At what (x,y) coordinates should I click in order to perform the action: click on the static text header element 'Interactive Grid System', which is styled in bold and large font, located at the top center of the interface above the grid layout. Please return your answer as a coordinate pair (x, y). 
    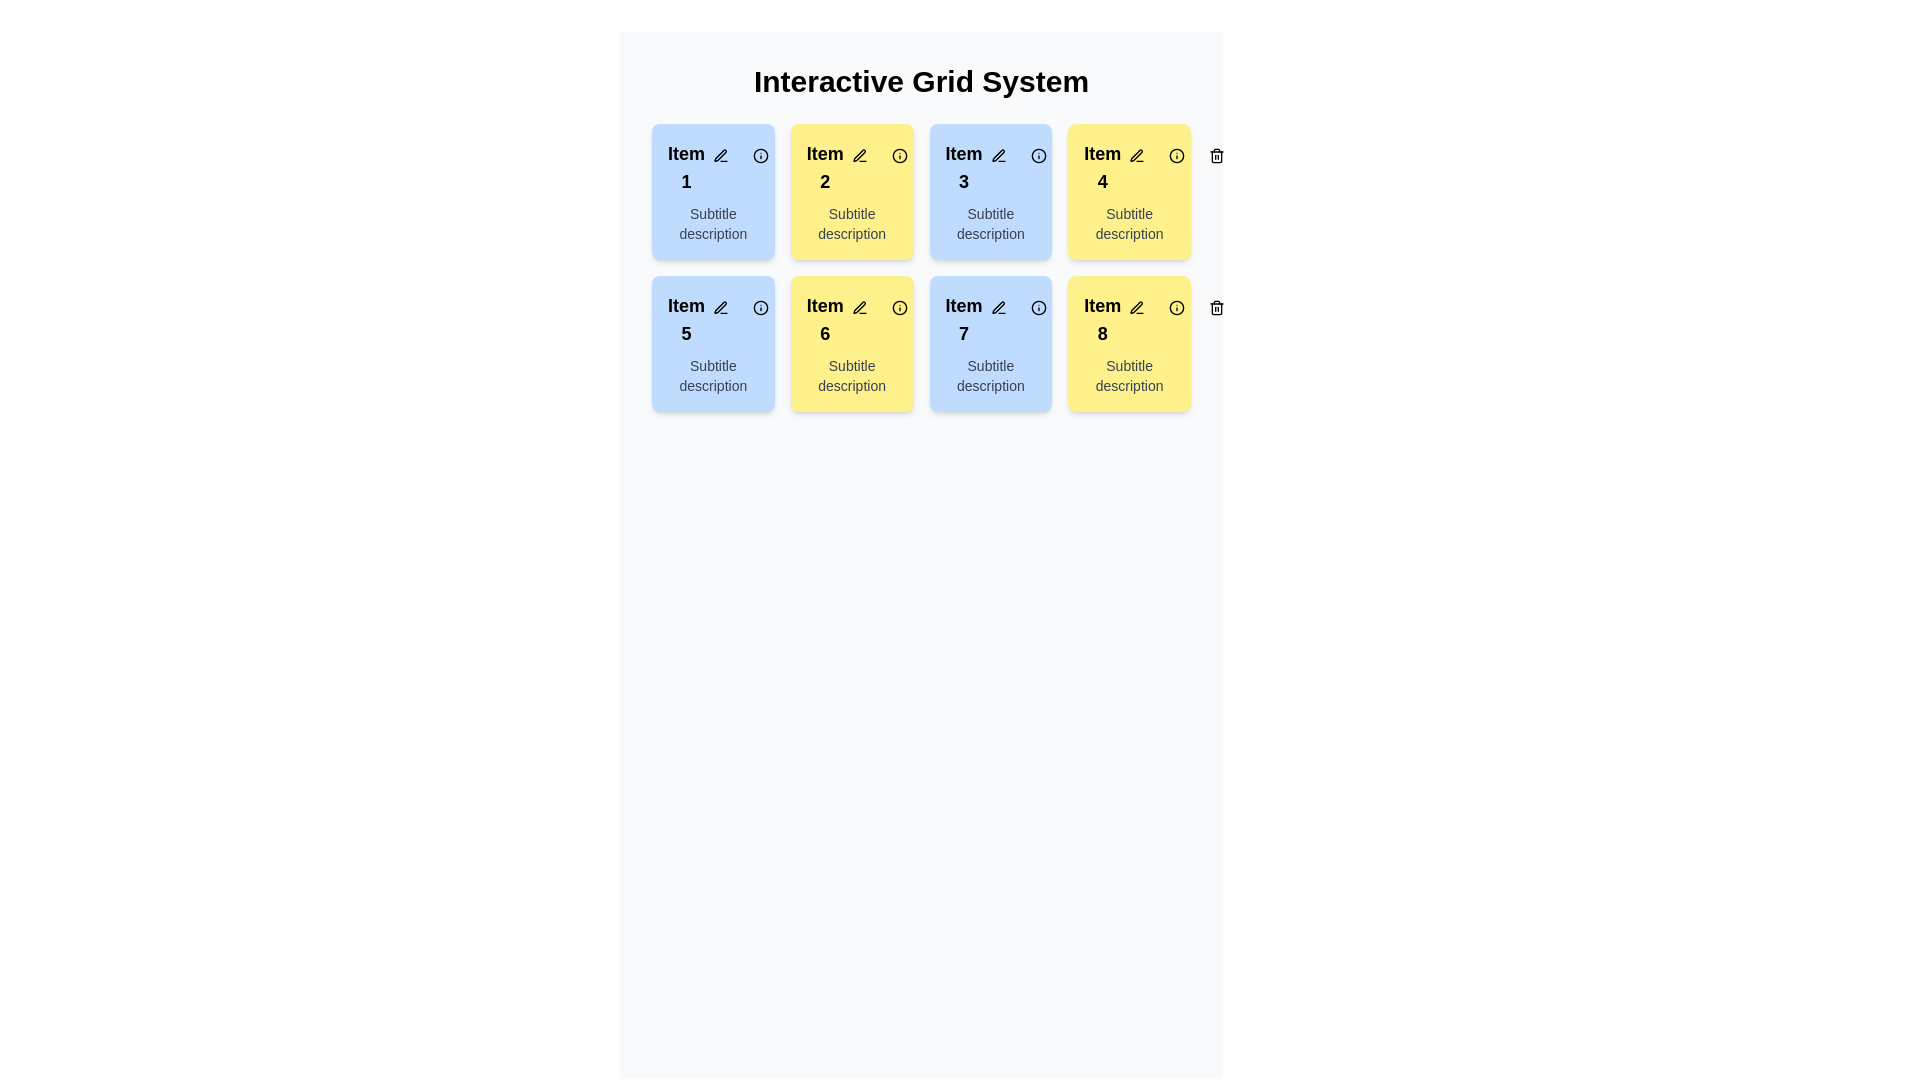
    Looking at the image, I should click on (920, 80).